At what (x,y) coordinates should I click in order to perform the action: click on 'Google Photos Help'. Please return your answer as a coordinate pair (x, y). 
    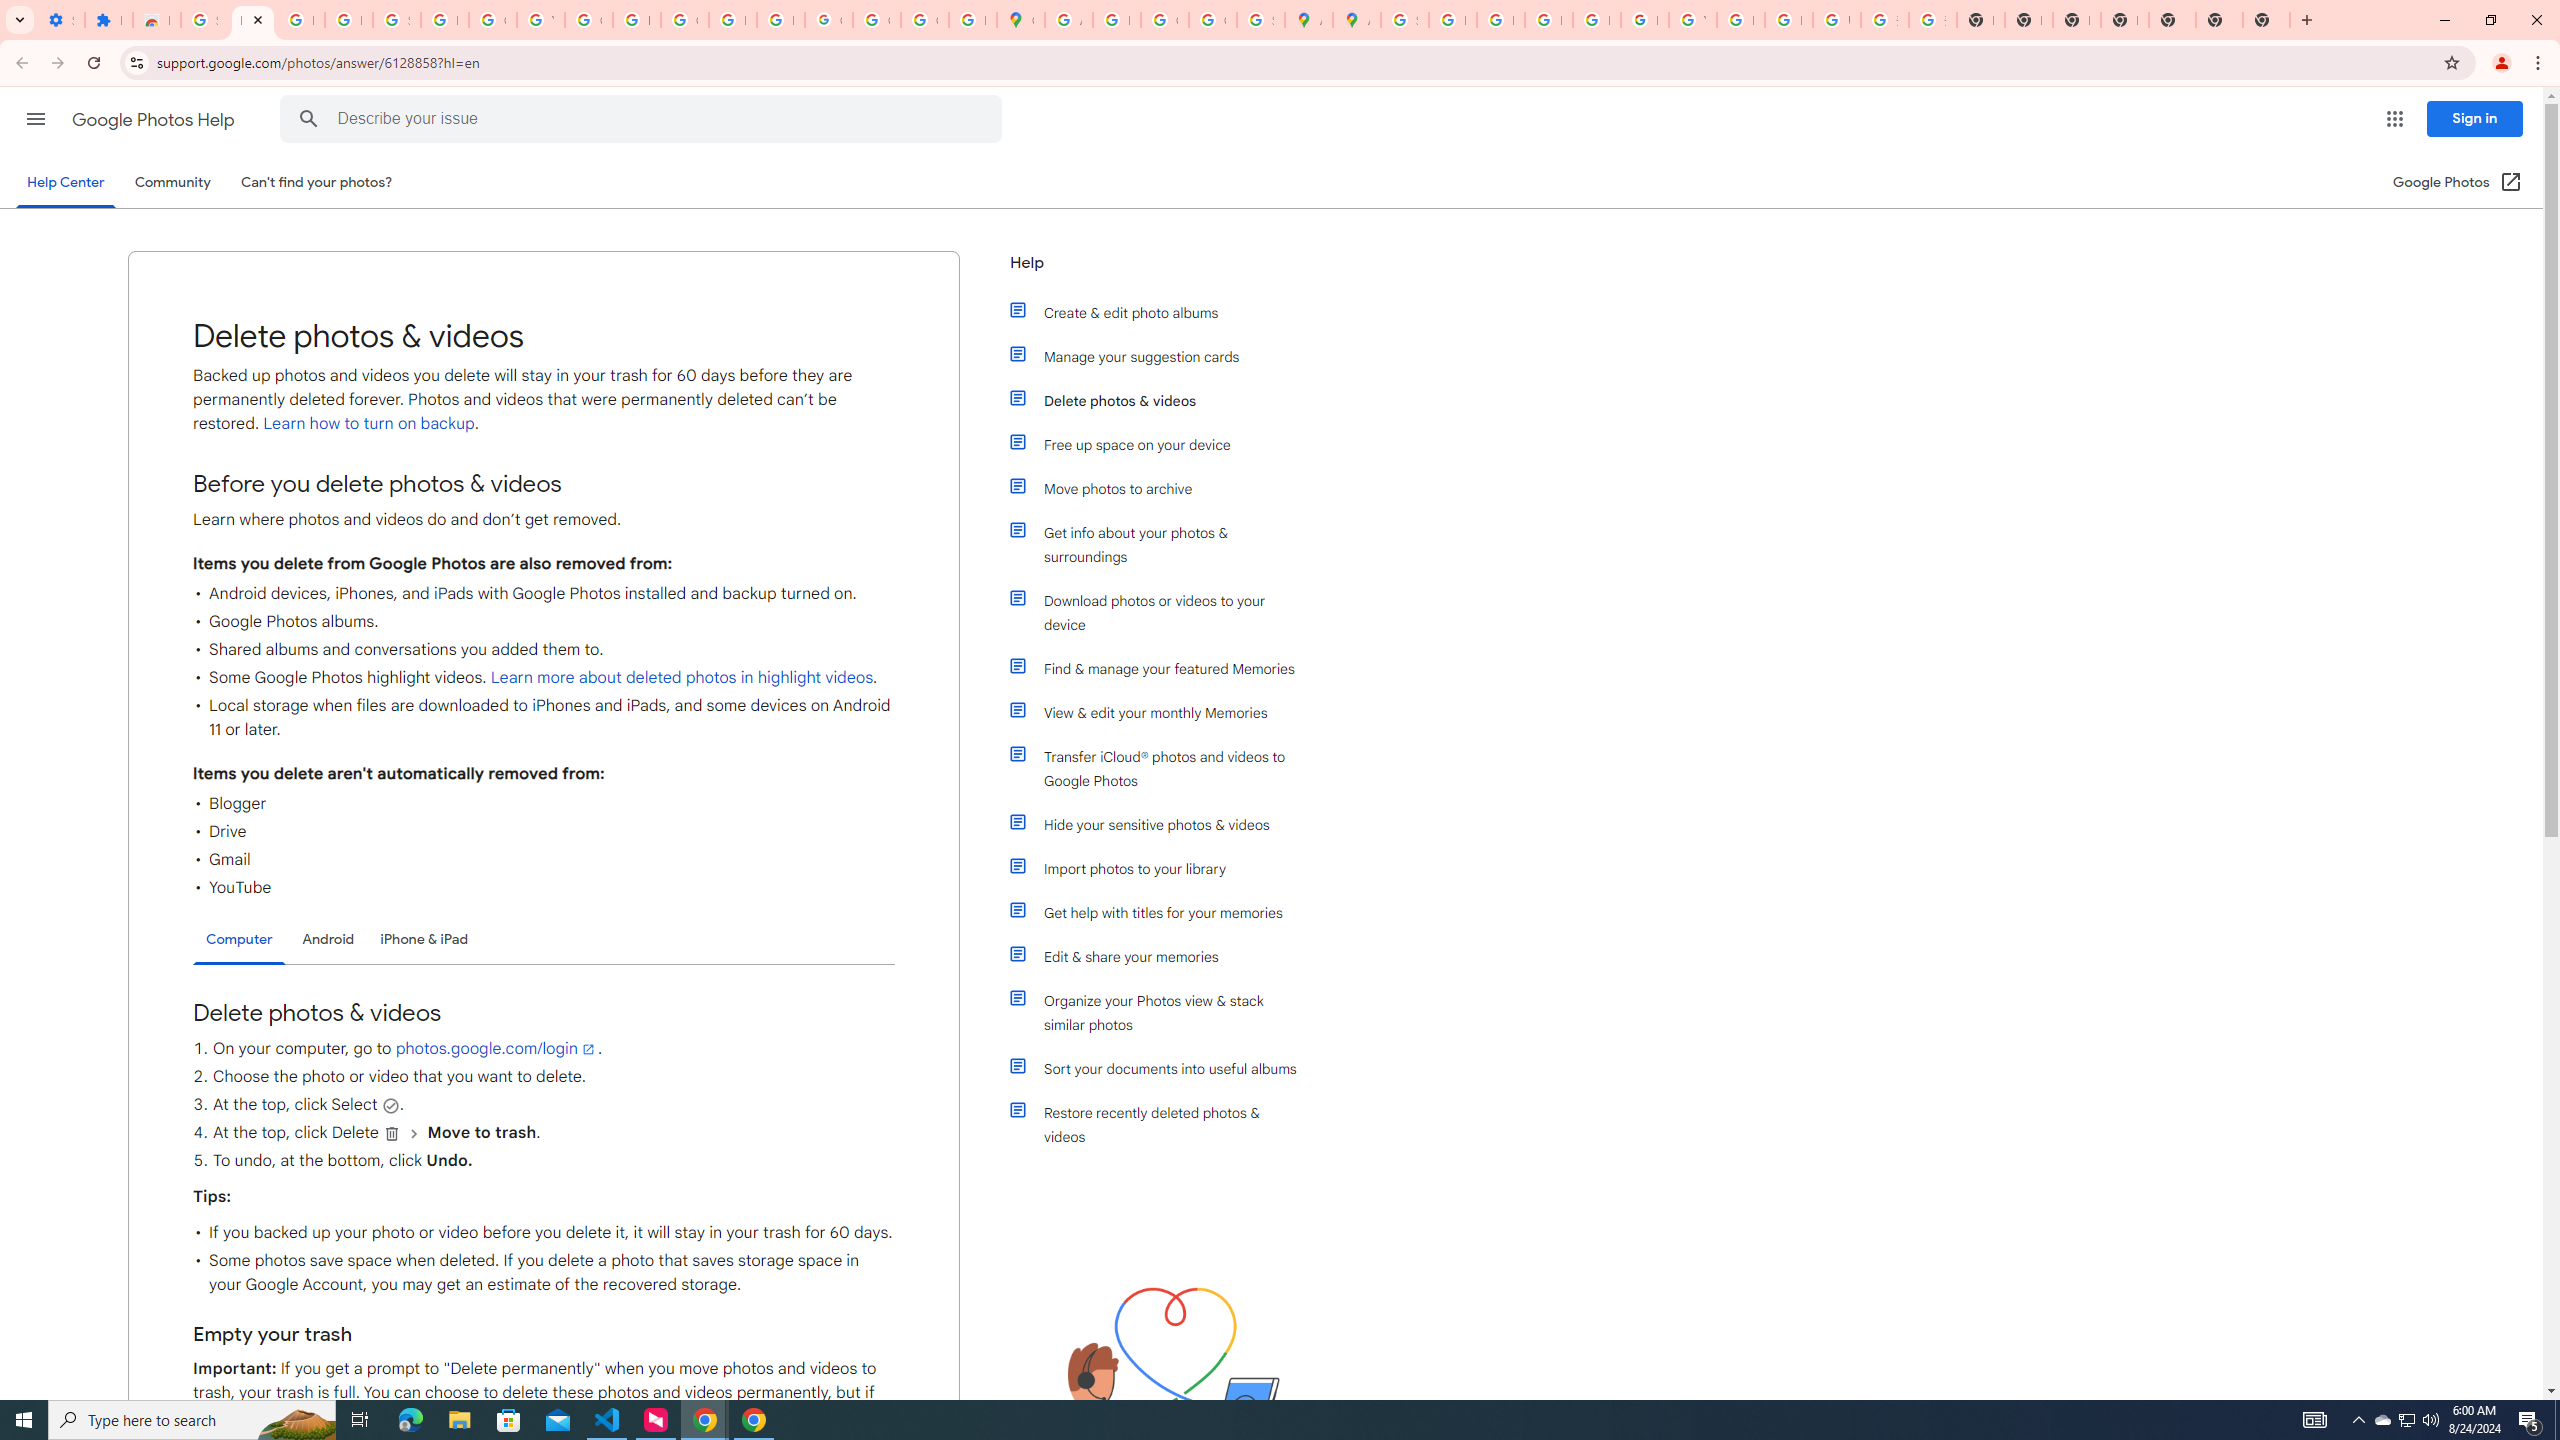
    Looking at the image, I should click on (154, 119).